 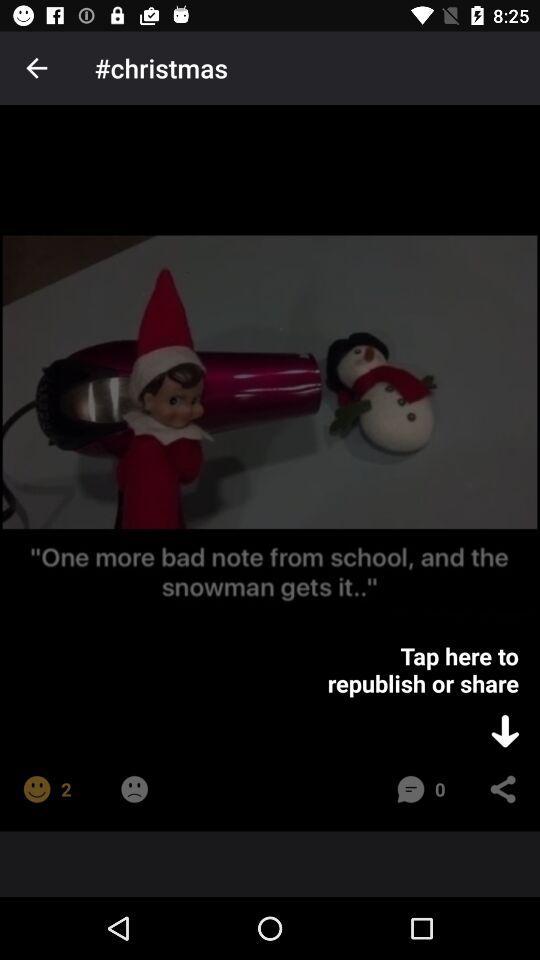 What do you see at coordinates (36, 789) in the screenshot?
I see `the icon which is left side of the 2` at bounding box center [36, 789].